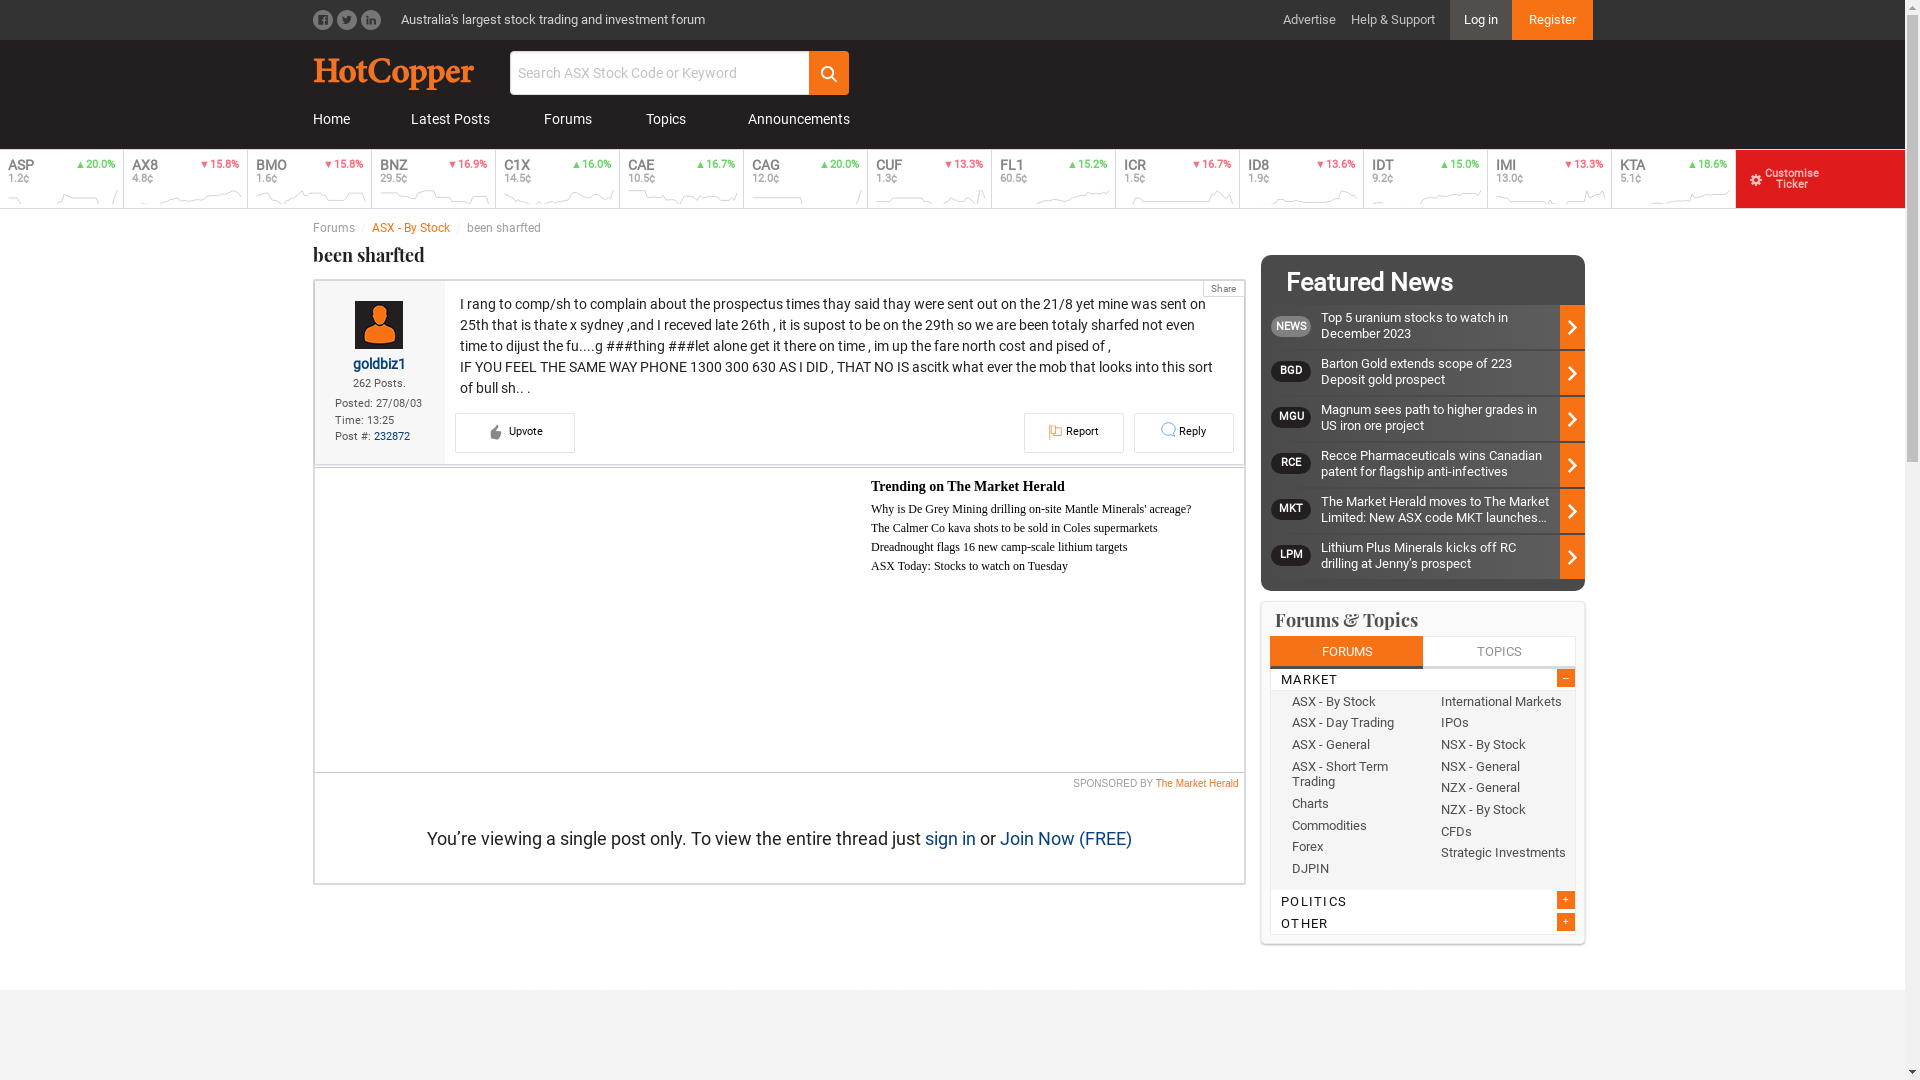 Image resolution: width=1920 pixels, height=1080 pixels. Describe the element at coordinates (1296, 416) in the screenshot. I see `'MGU'` at that location.